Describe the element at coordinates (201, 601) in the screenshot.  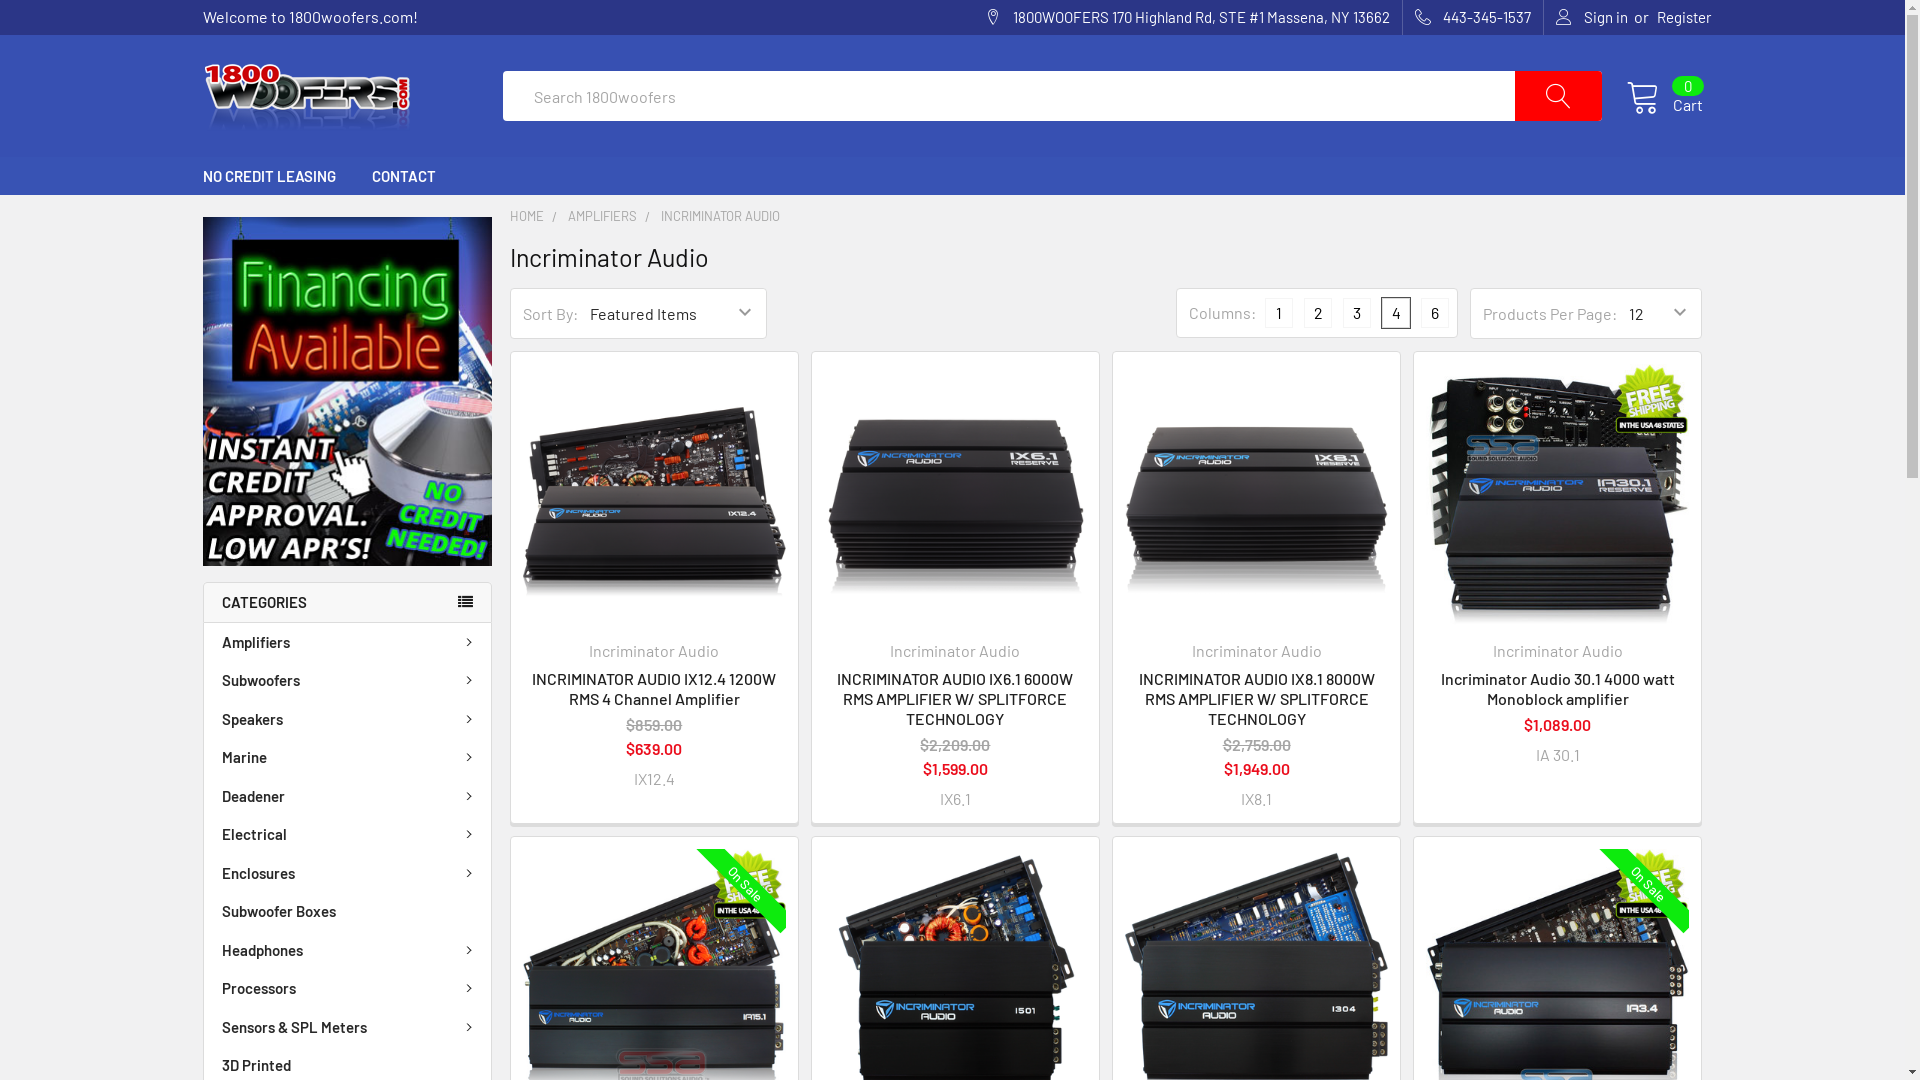
I see `'CATEGORIES'` at that location.